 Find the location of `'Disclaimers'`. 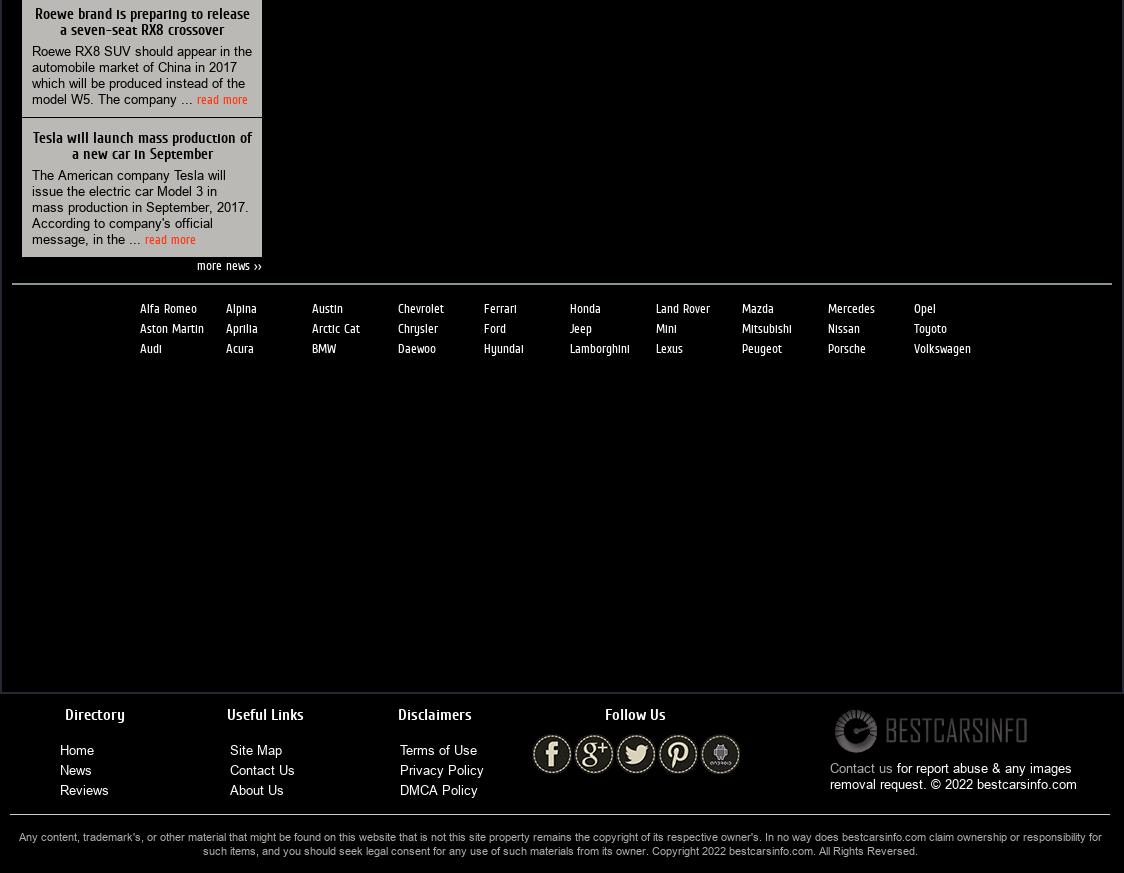

'Disclaimers' is located at coordinates (434, 713).